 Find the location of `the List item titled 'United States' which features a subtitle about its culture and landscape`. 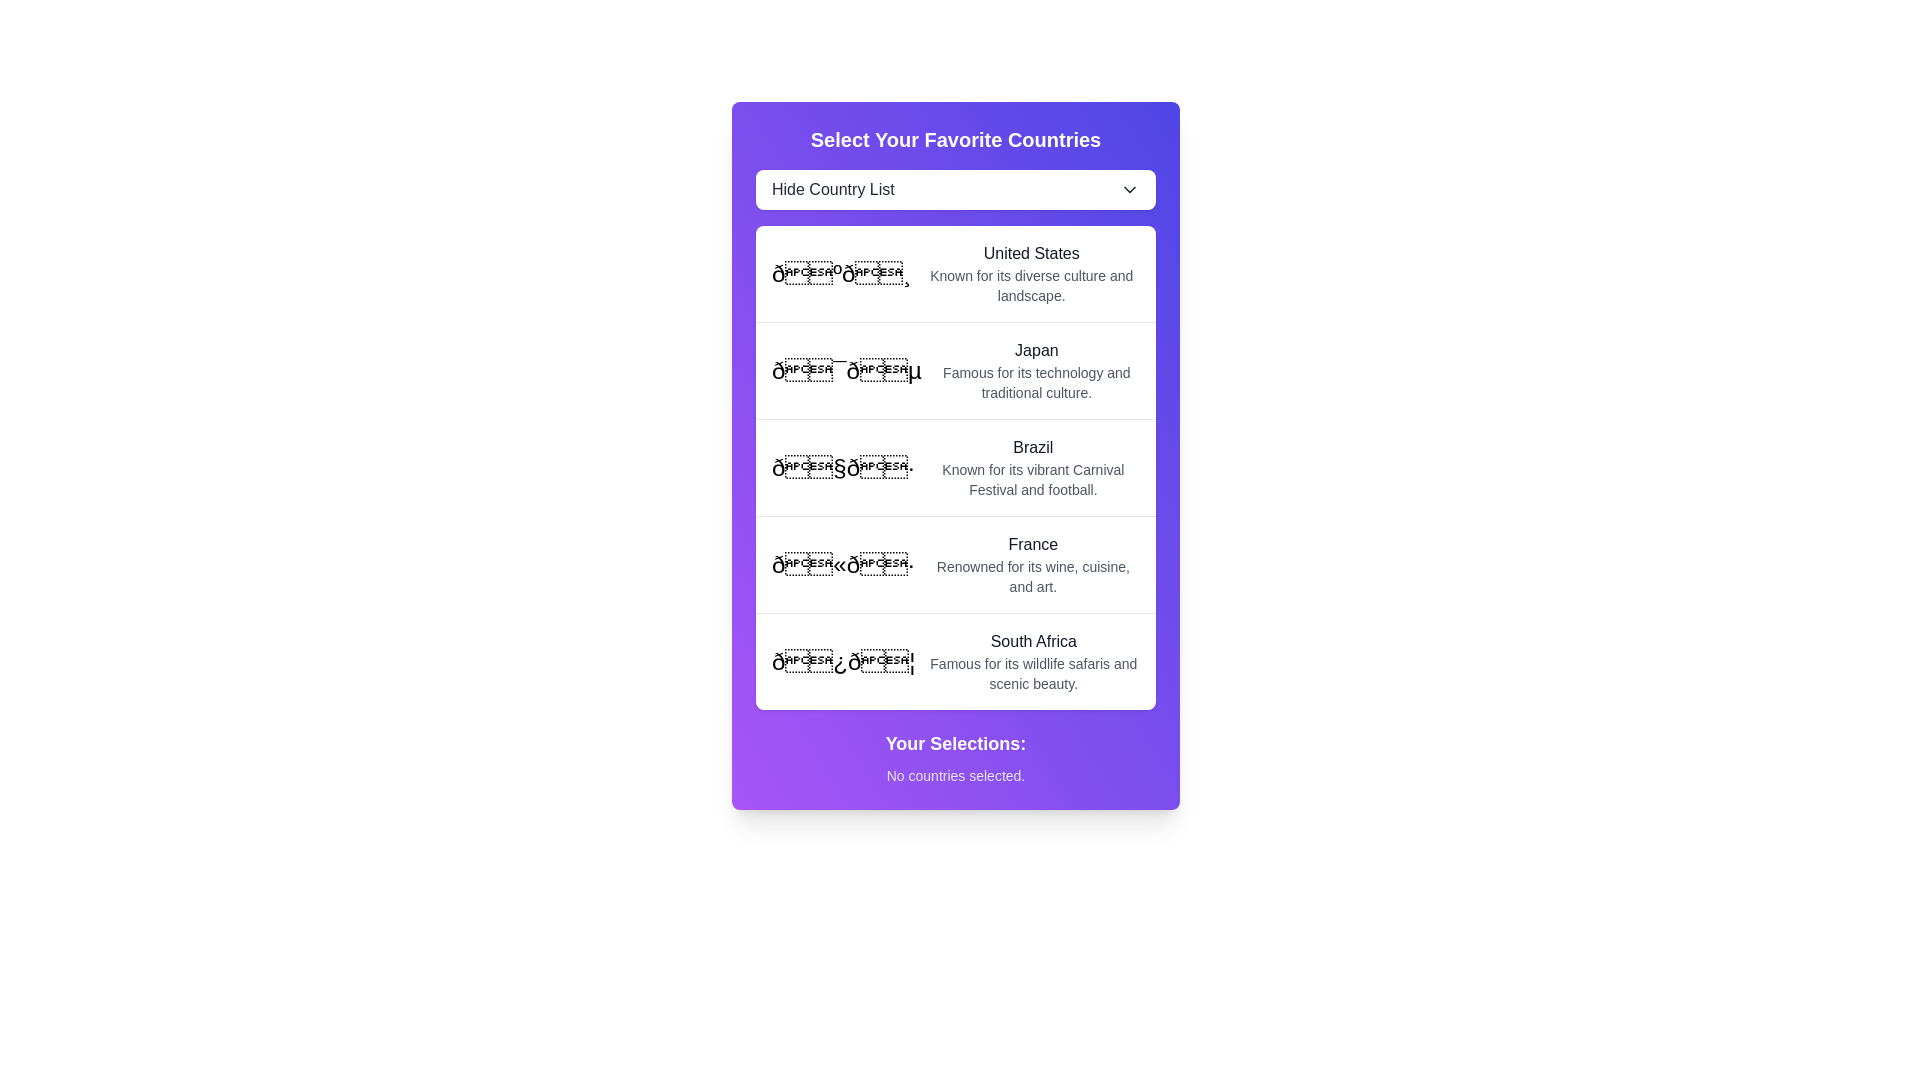

the List item titled 'United States' which features a subtitle about its culture and landscape is located at coordinates (1031, 273).